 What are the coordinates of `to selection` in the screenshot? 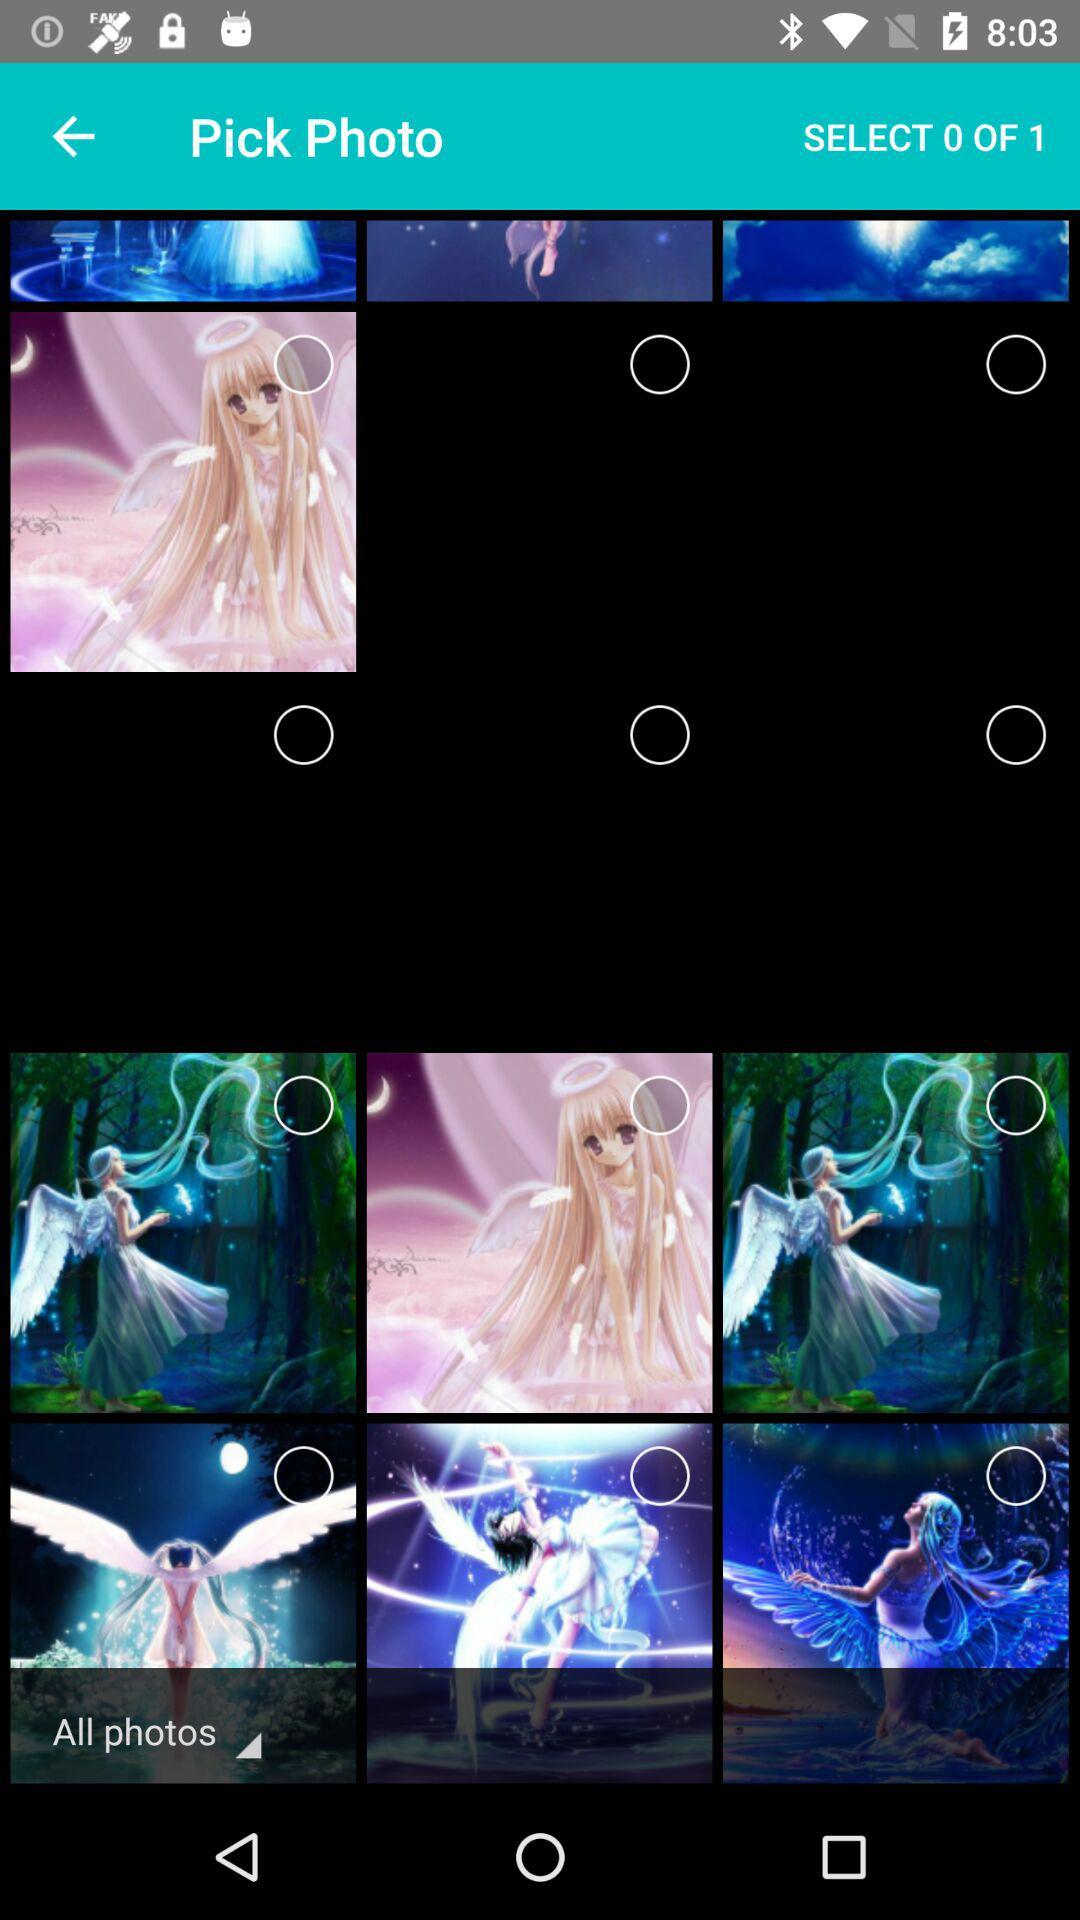 It's located at (303, 1476).